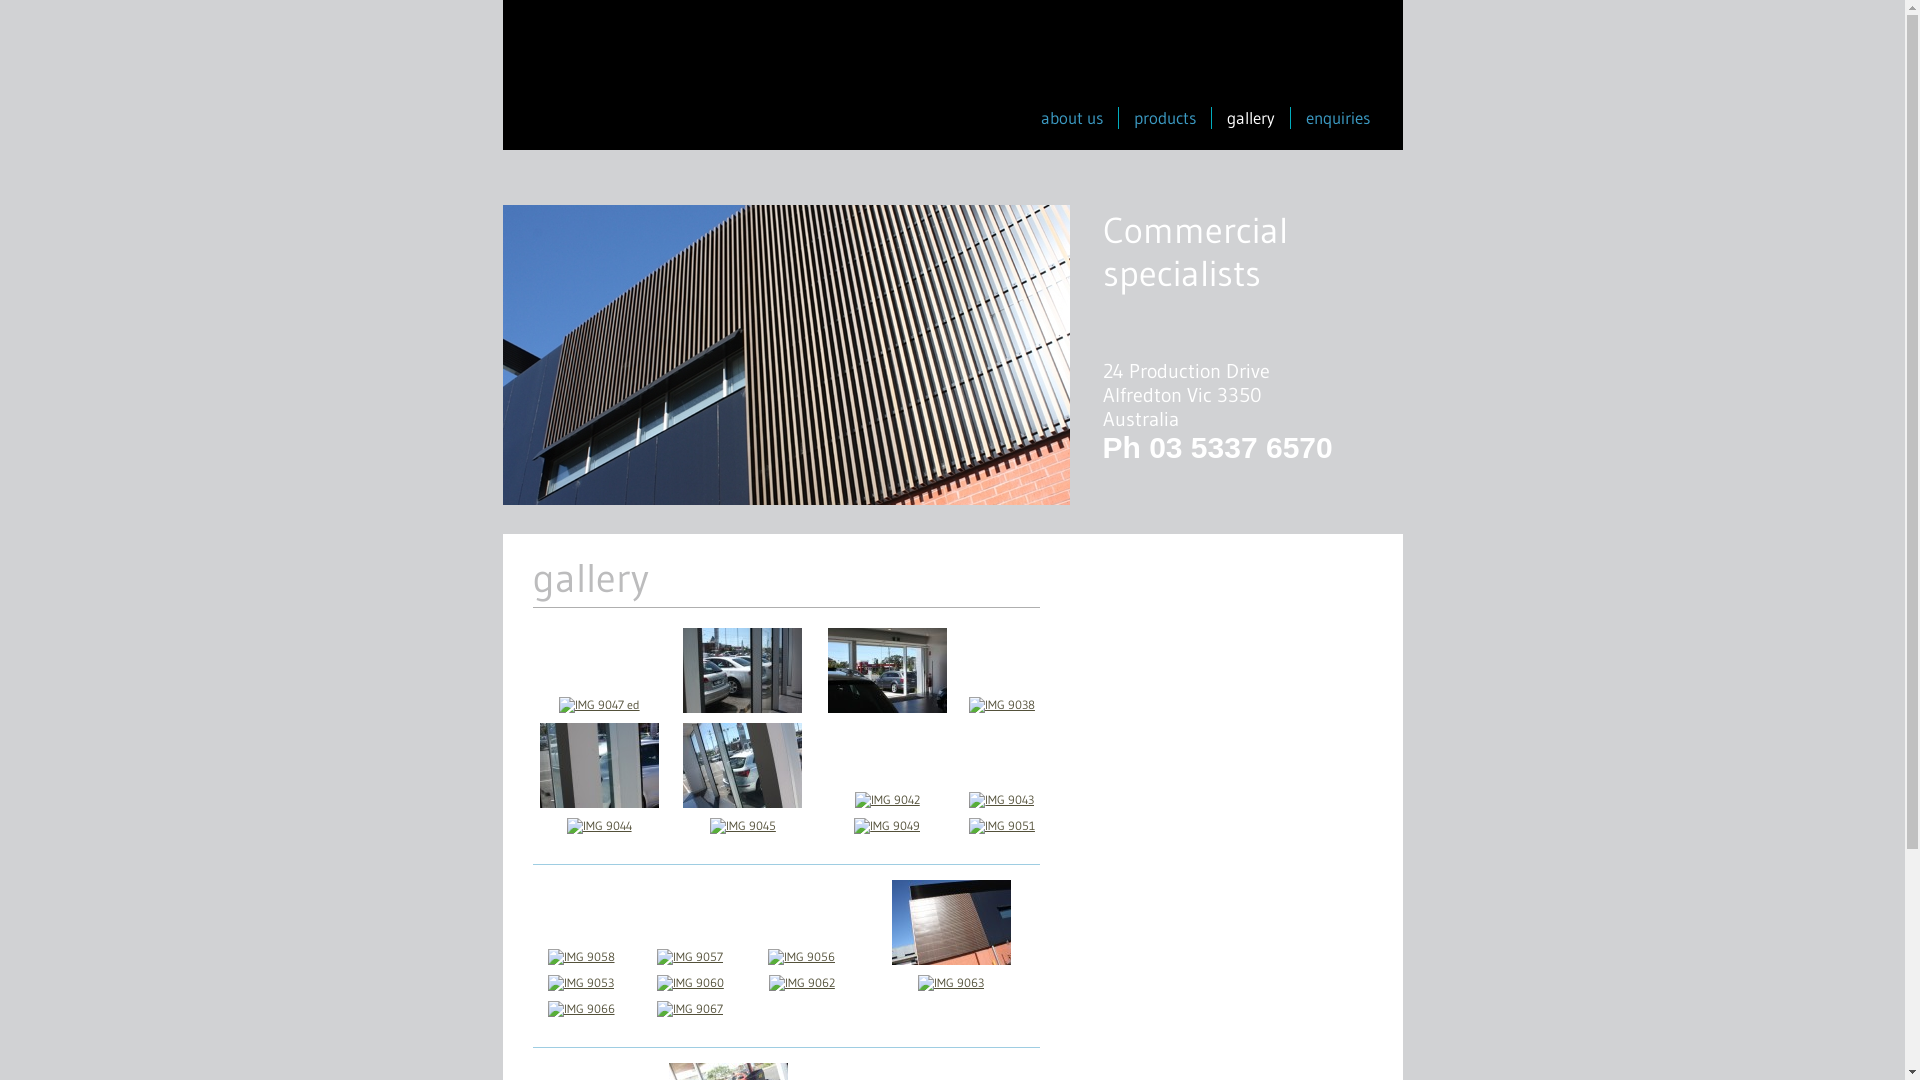  Describe the element at coordinates (949, 982) in the screenshot. I see `'IMG 9063'` at that location.